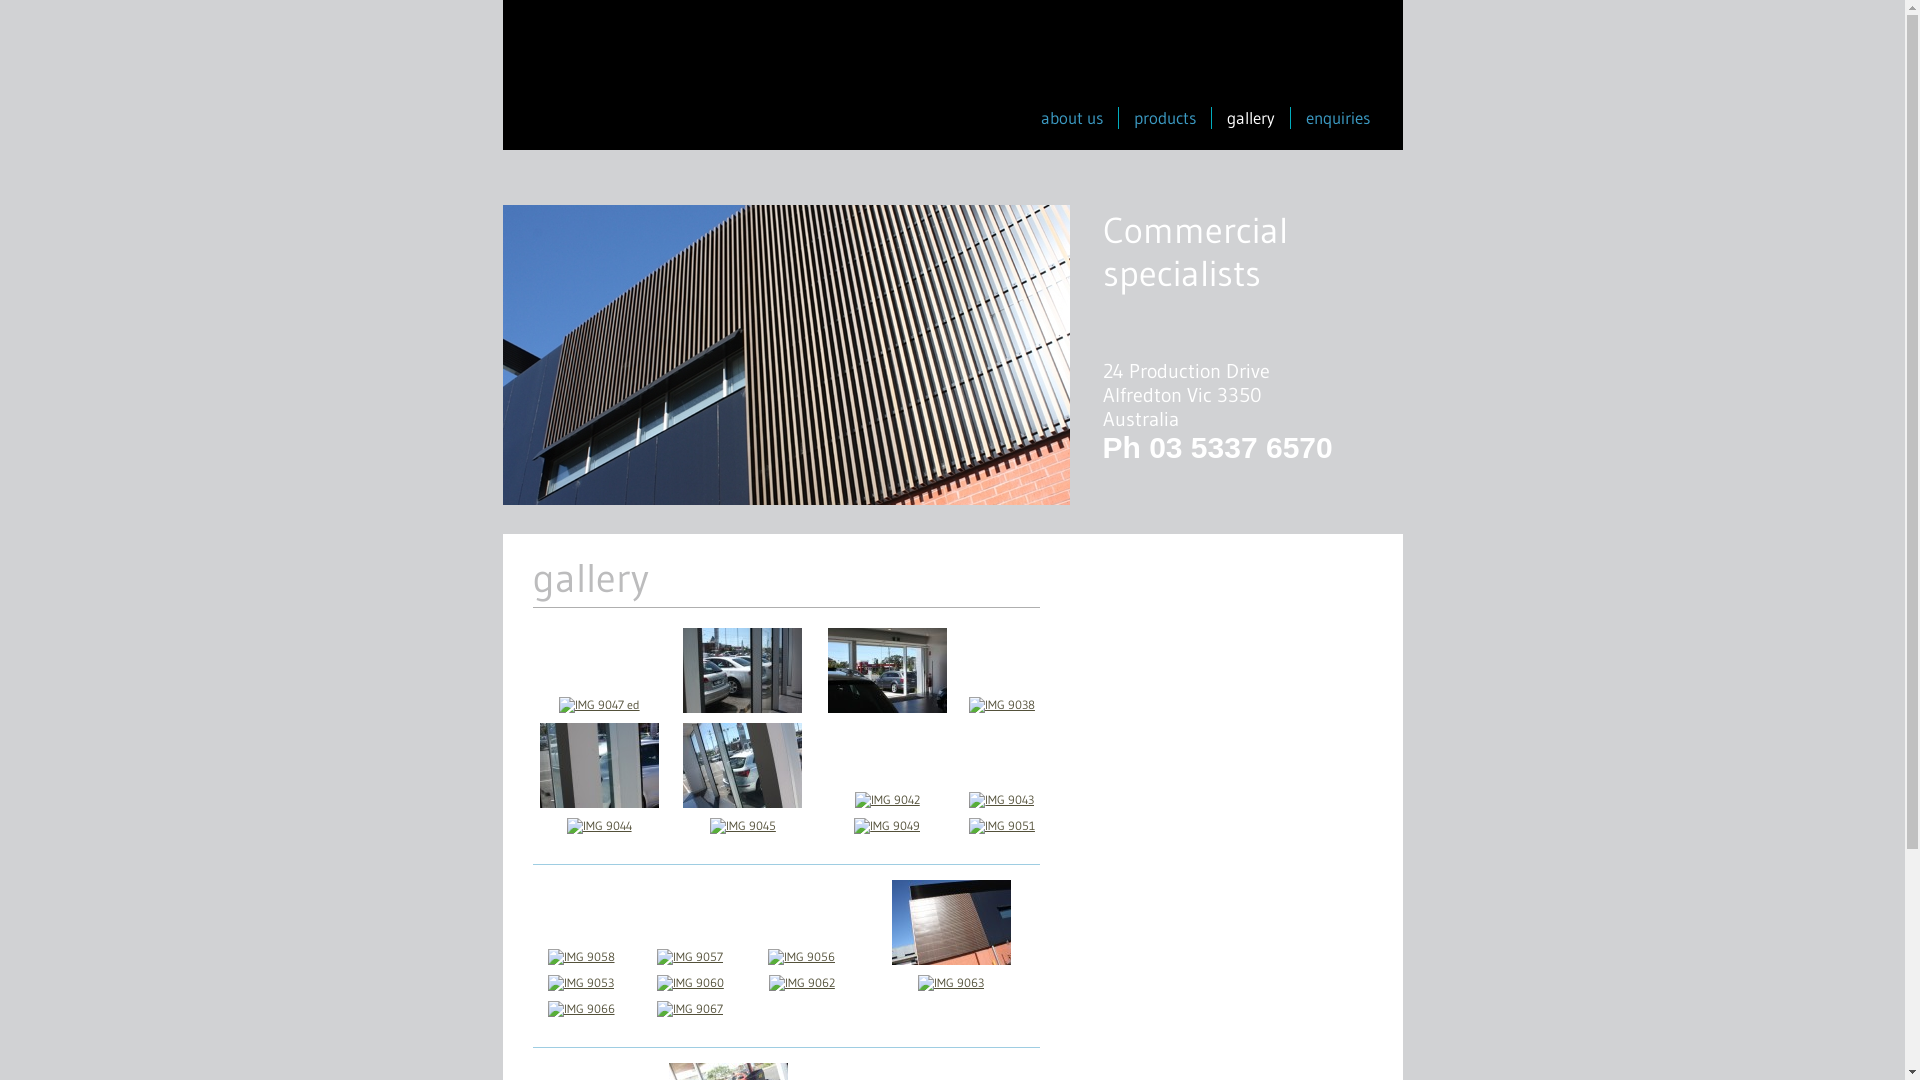  Describe the element at coordinates (949, 982) in the screenshot. I see `'IMG 9063'` at that location.